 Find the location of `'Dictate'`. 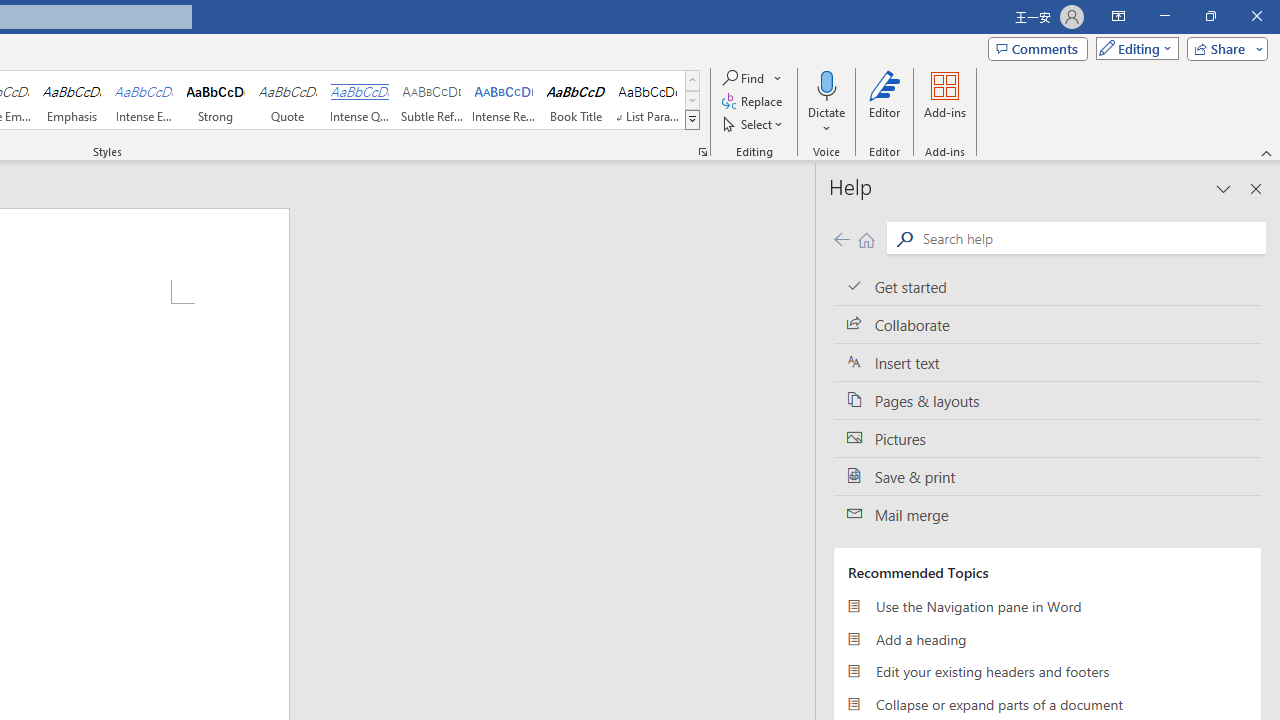

'Dictate' is located at coordinates (826, 84).